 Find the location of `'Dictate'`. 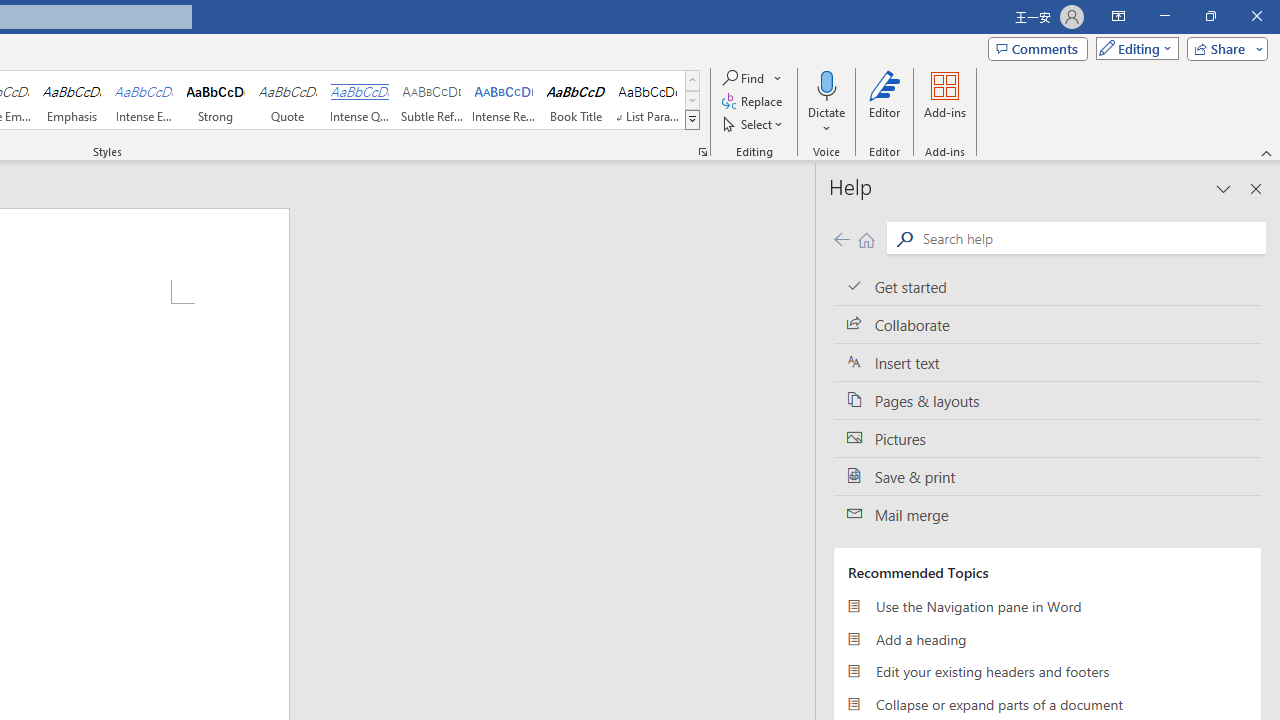

'Dictate' is located at coordinates (826, 84).